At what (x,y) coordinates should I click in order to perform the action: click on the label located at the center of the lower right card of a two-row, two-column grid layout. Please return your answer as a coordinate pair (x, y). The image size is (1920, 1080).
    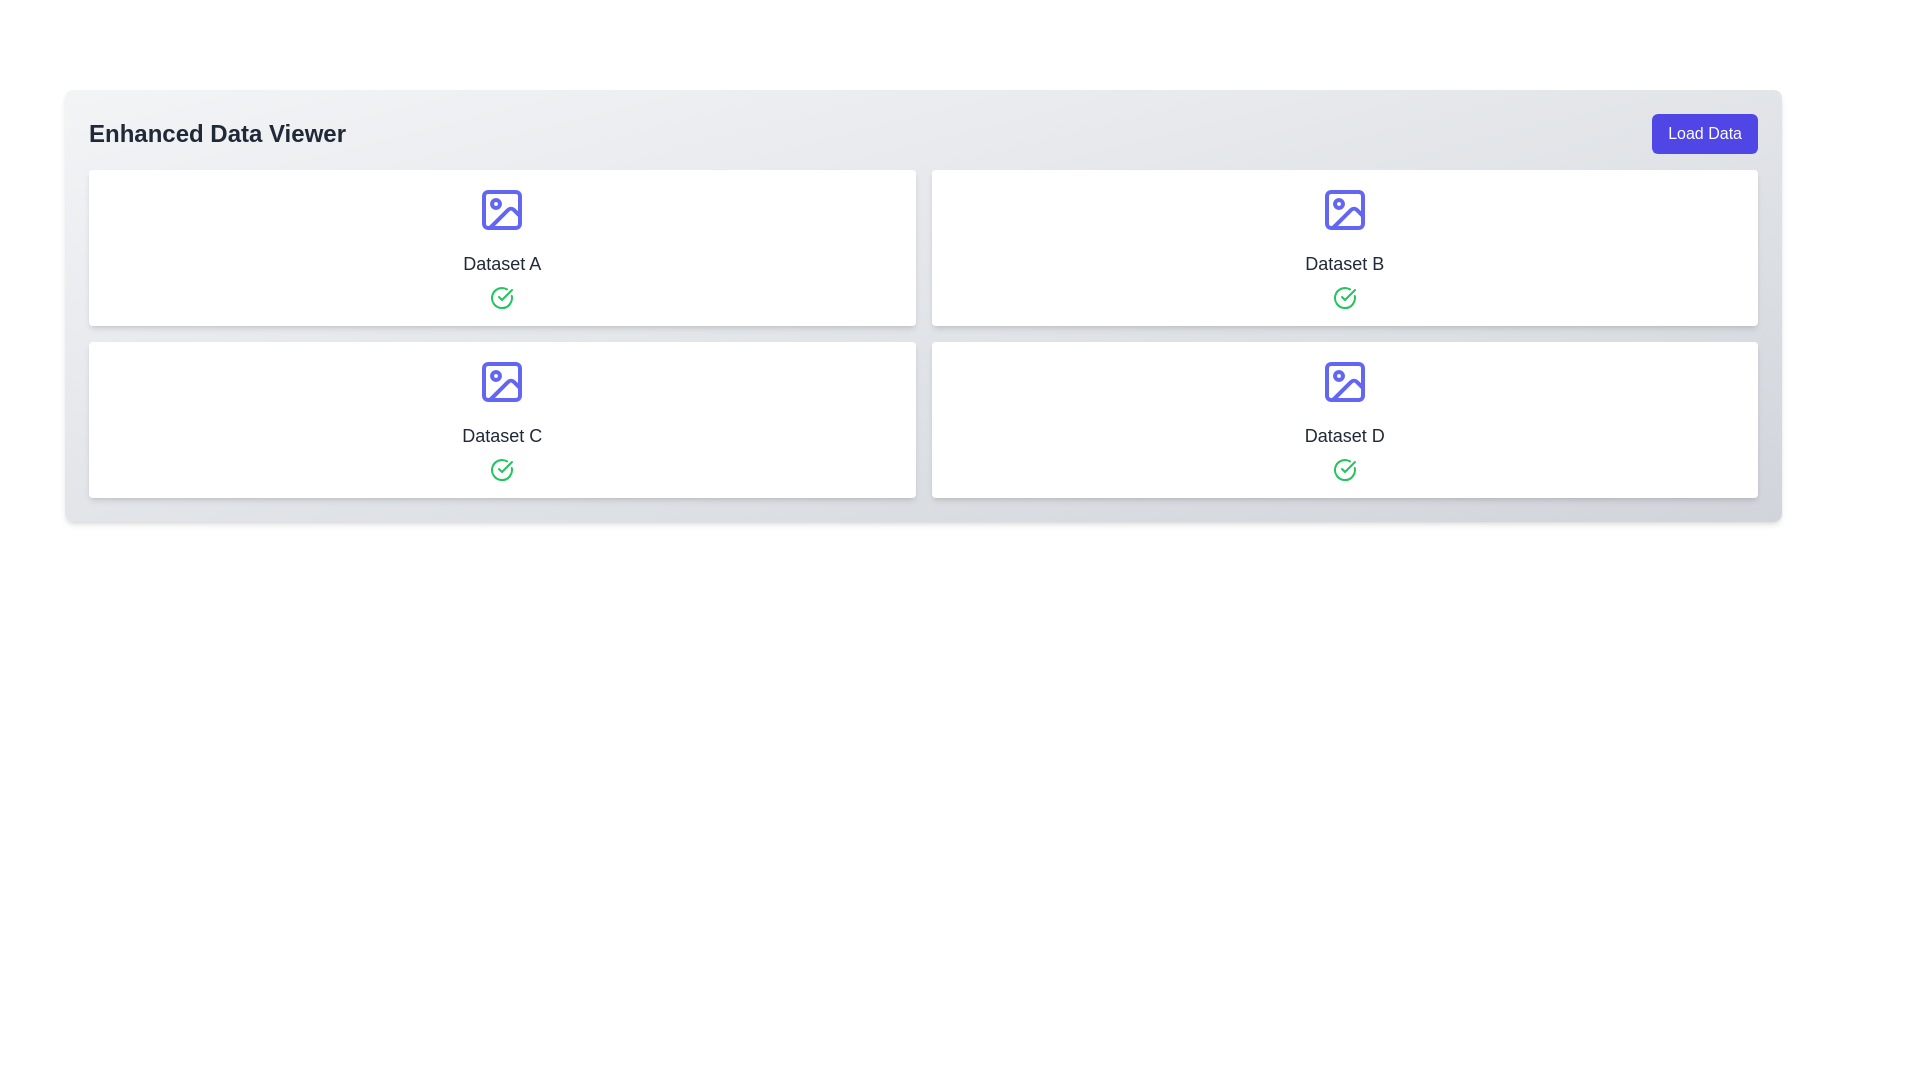
    Looking at the image, I should click on (1344, 434).